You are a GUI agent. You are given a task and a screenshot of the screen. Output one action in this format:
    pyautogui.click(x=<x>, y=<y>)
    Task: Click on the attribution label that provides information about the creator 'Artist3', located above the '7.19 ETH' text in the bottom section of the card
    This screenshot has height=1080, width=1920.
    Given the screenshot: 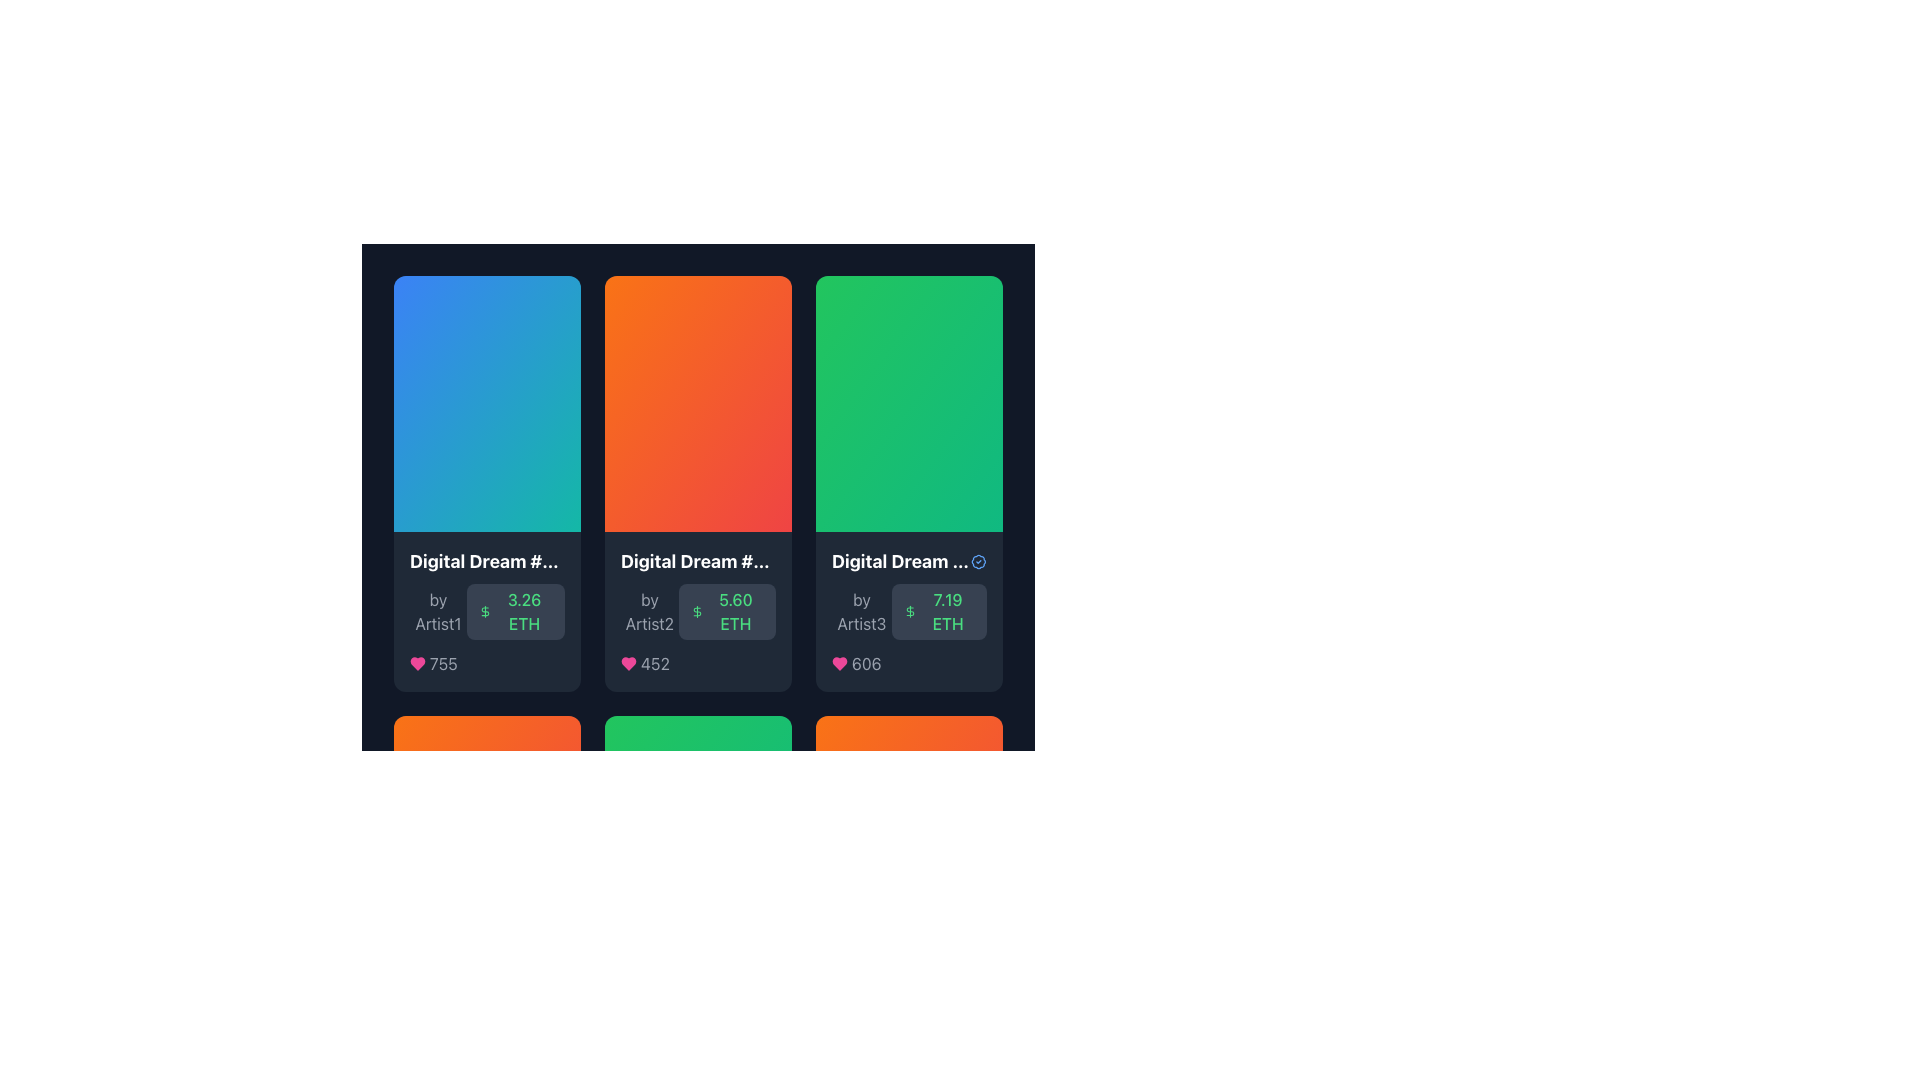 What is the action you would take?
    pyautogui.click(x=861, y=611)
    